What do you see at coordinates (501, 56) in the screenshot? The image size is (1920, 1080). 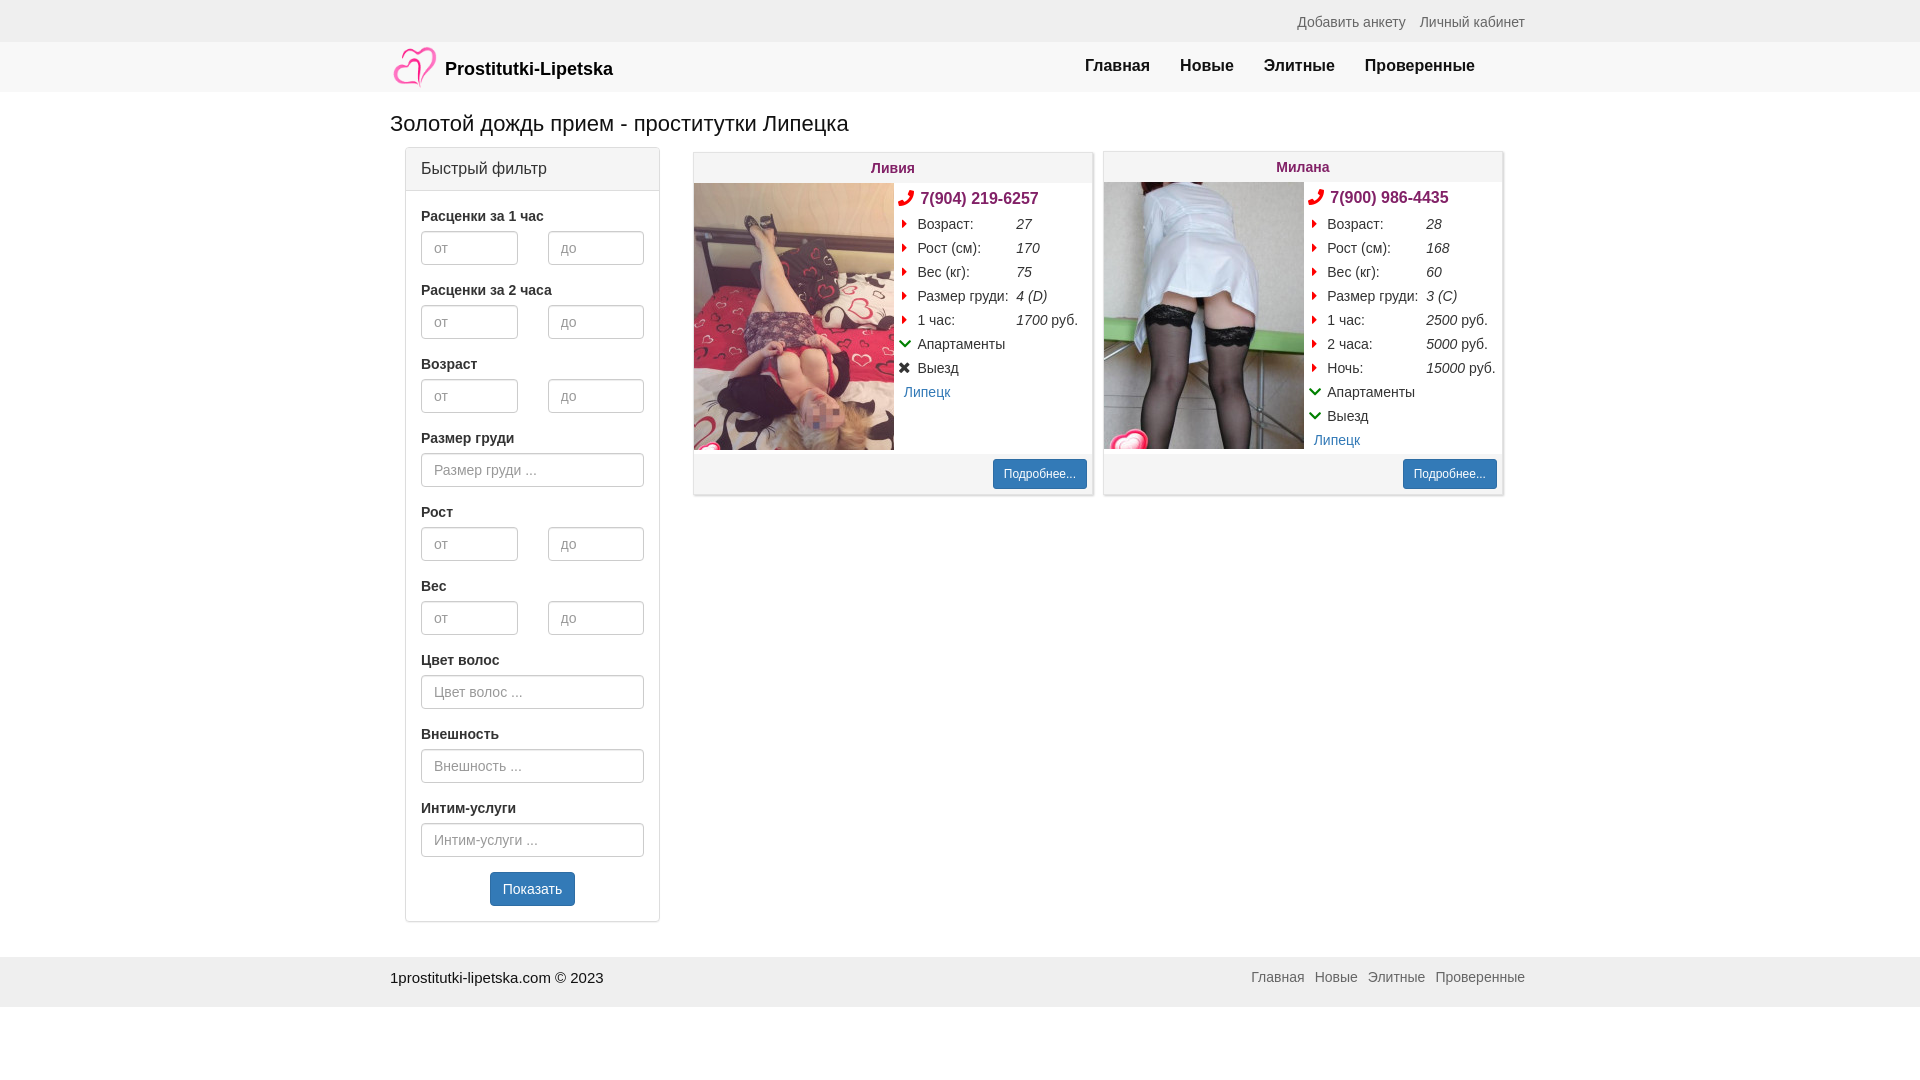 I see `'Prostitutki-Lipetska'` at bounding box center [501, 56].